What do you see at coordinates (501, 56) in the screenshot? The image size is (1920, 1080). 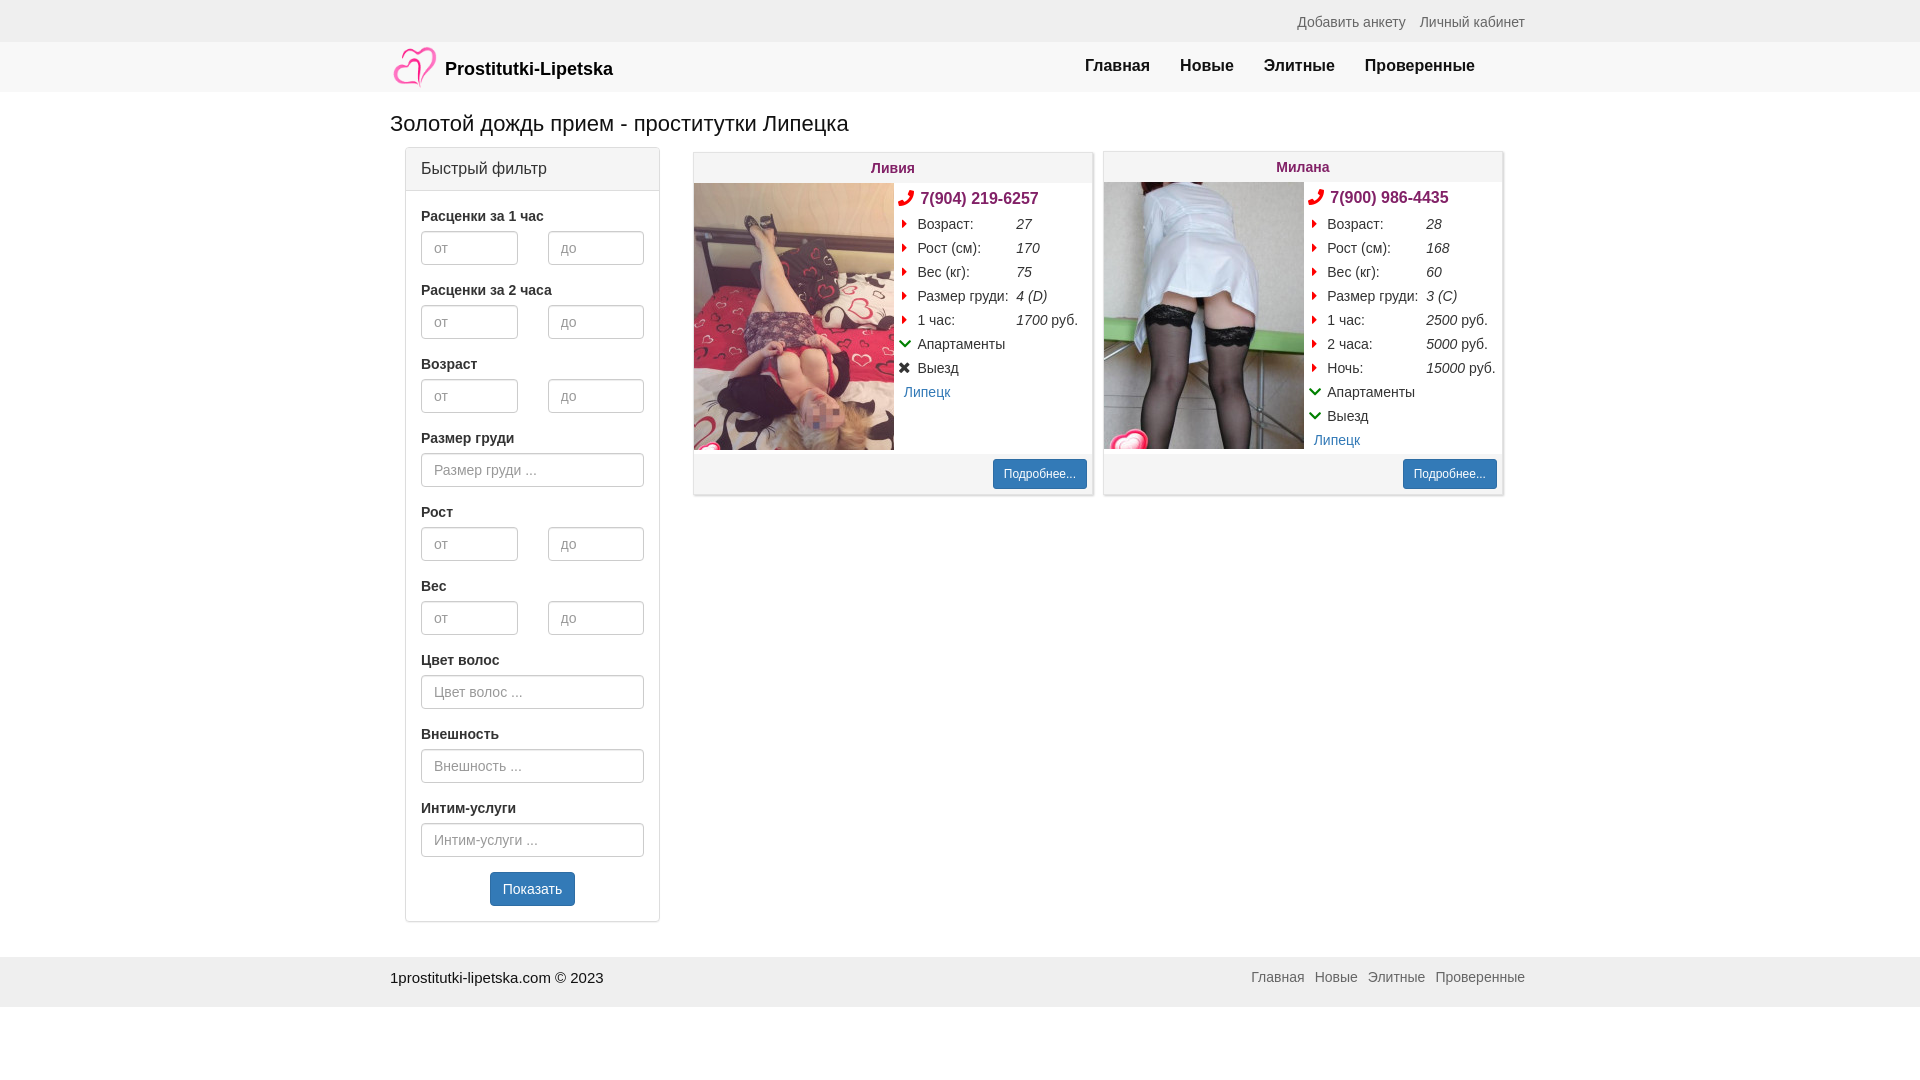 I see `'Prostitutki-Lipetska'` at bounding box center [501, 56].